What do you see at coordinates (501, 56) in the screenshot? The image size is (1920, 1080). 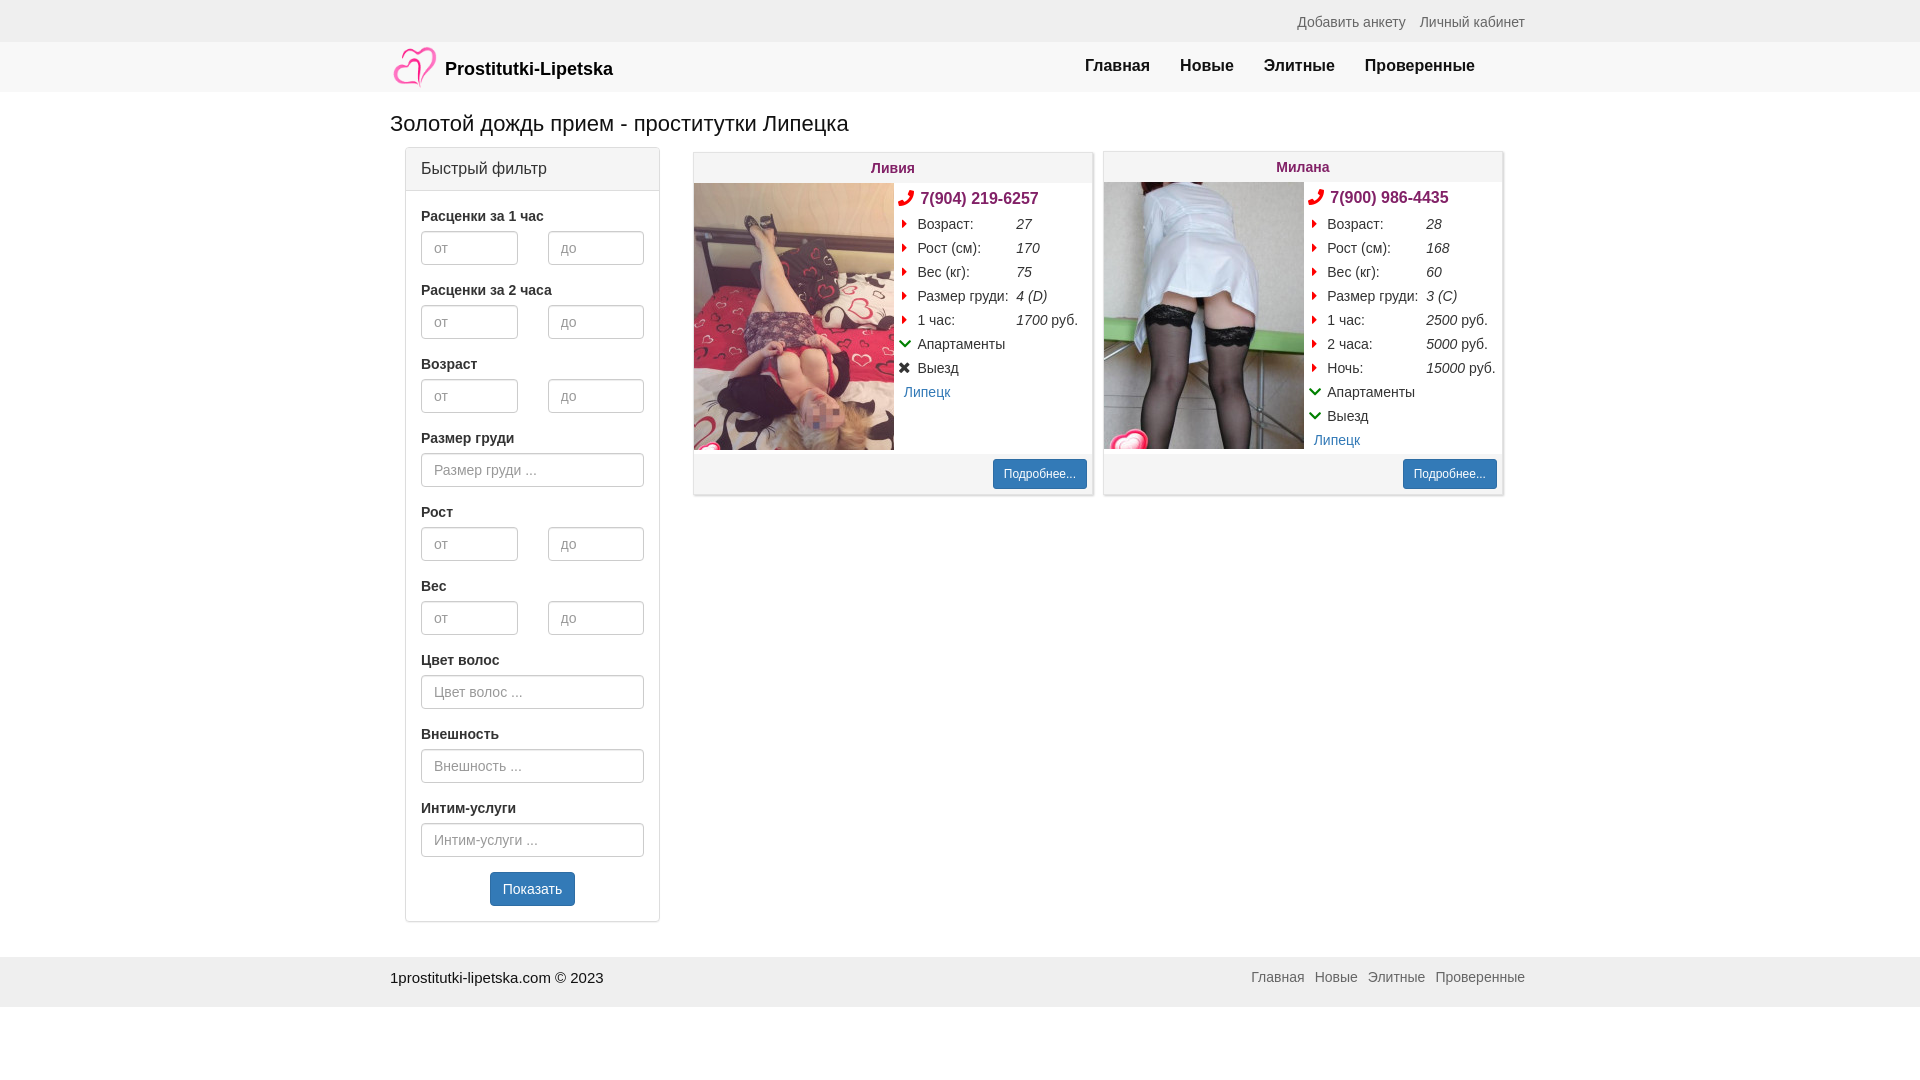 I see `'Prostitutki-Lipetska'` at bounding box center [501, 56].